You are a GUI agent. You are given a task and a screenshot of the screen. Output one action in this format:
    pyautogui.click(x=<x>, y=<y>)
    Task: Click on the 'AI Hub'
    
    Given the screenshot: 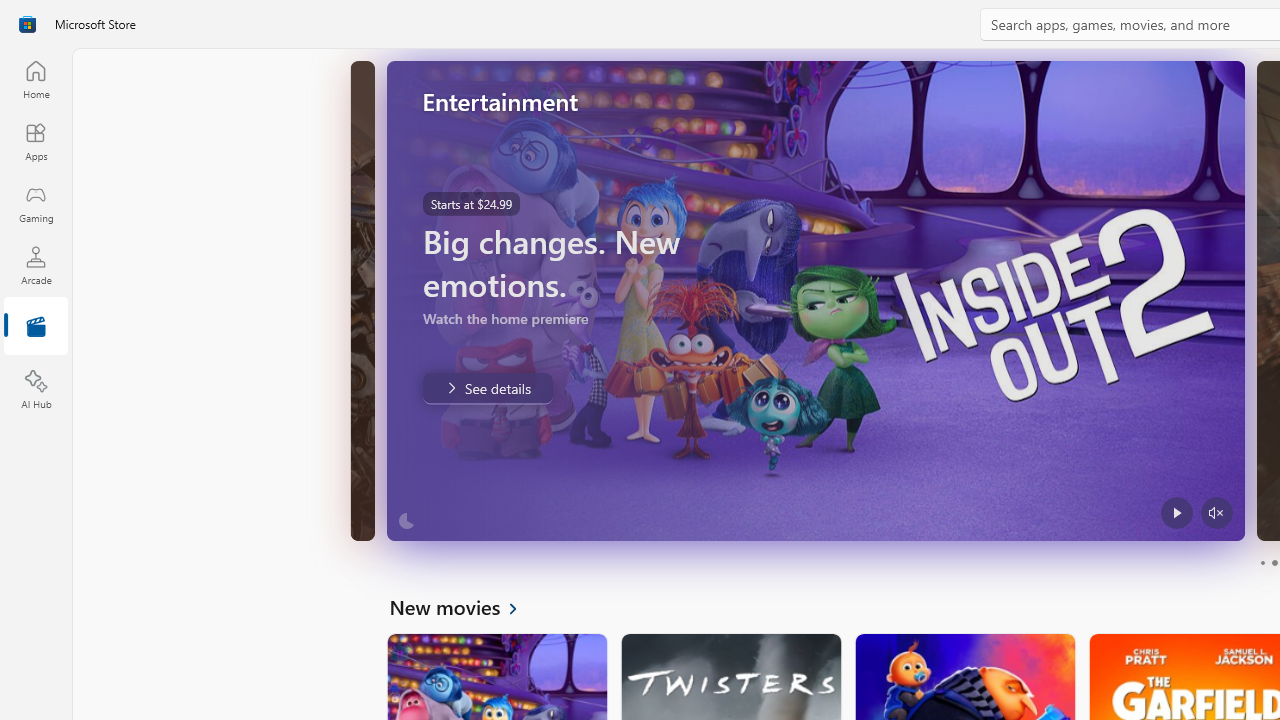 What is the action you would take?
    pyautogui.click(x=35, y=390)
    